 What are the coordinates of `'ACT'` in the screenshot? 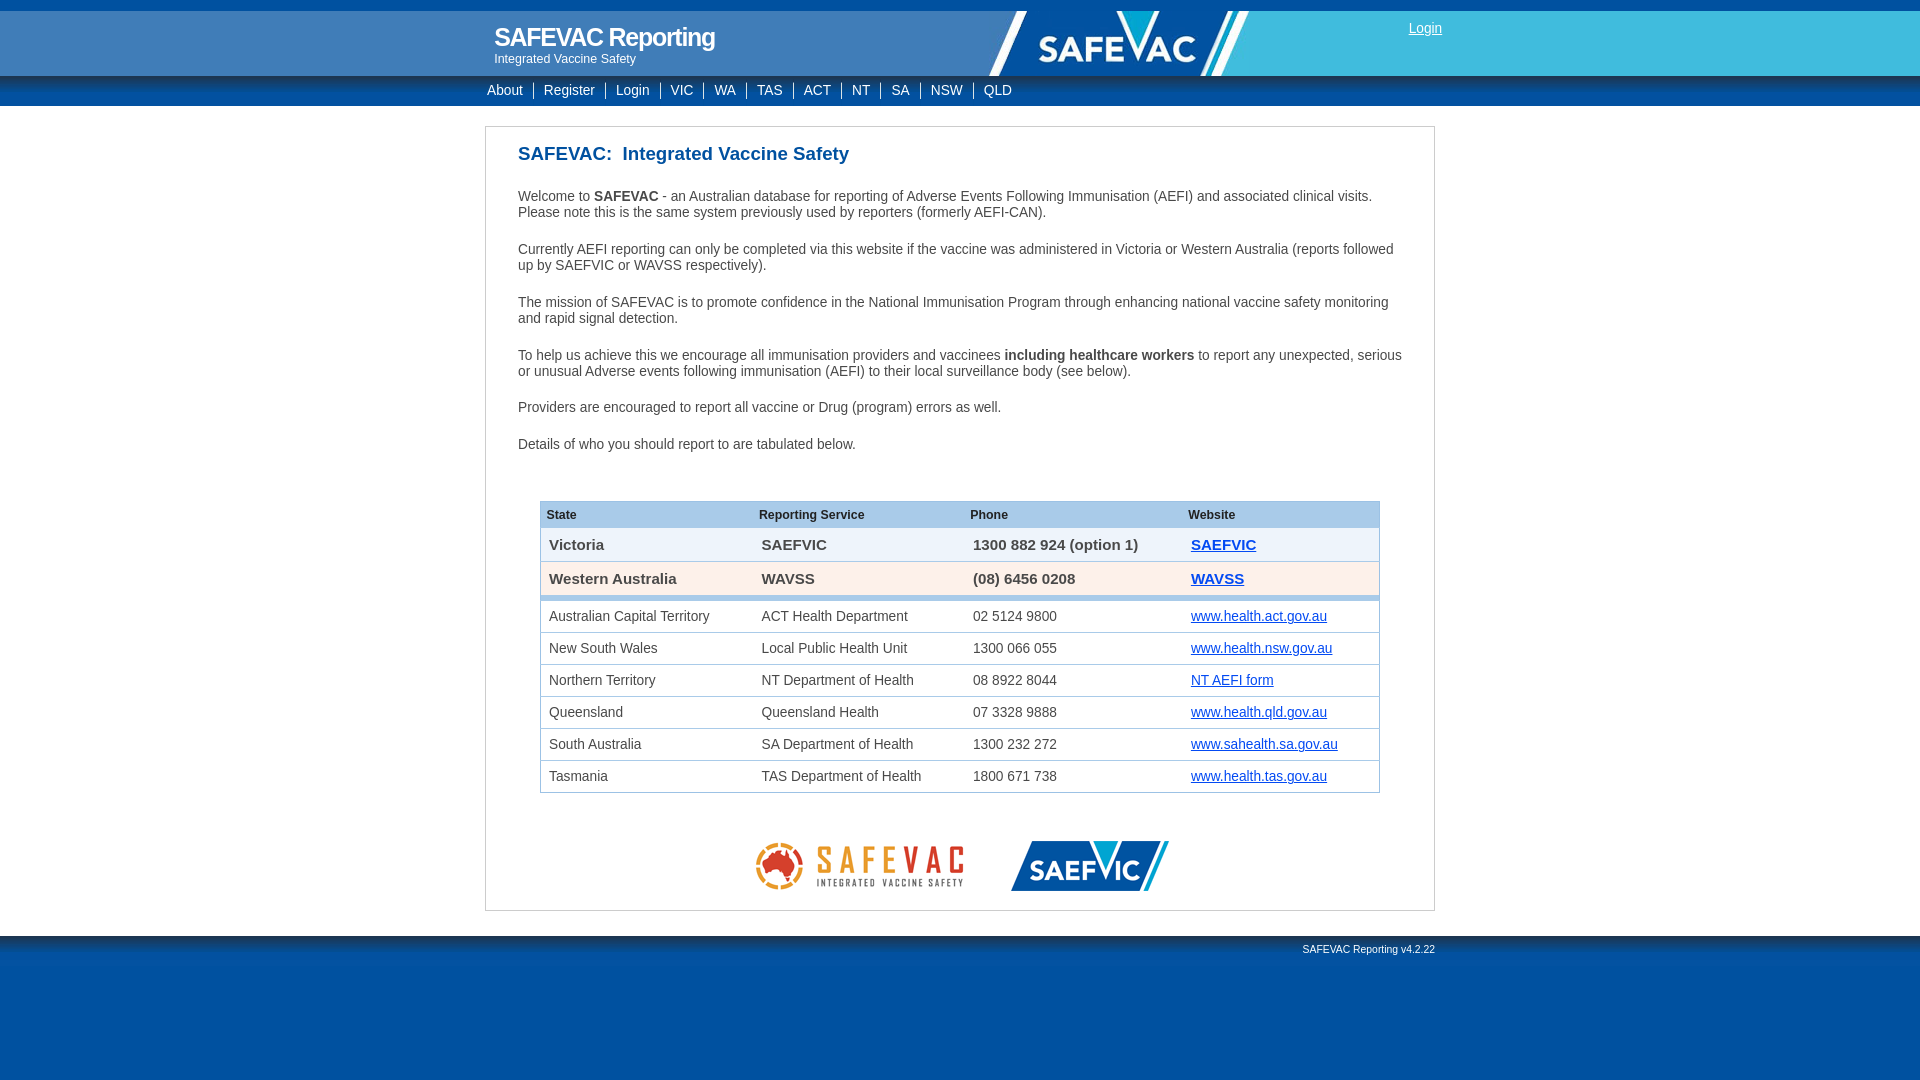 It's located at (792, 90).